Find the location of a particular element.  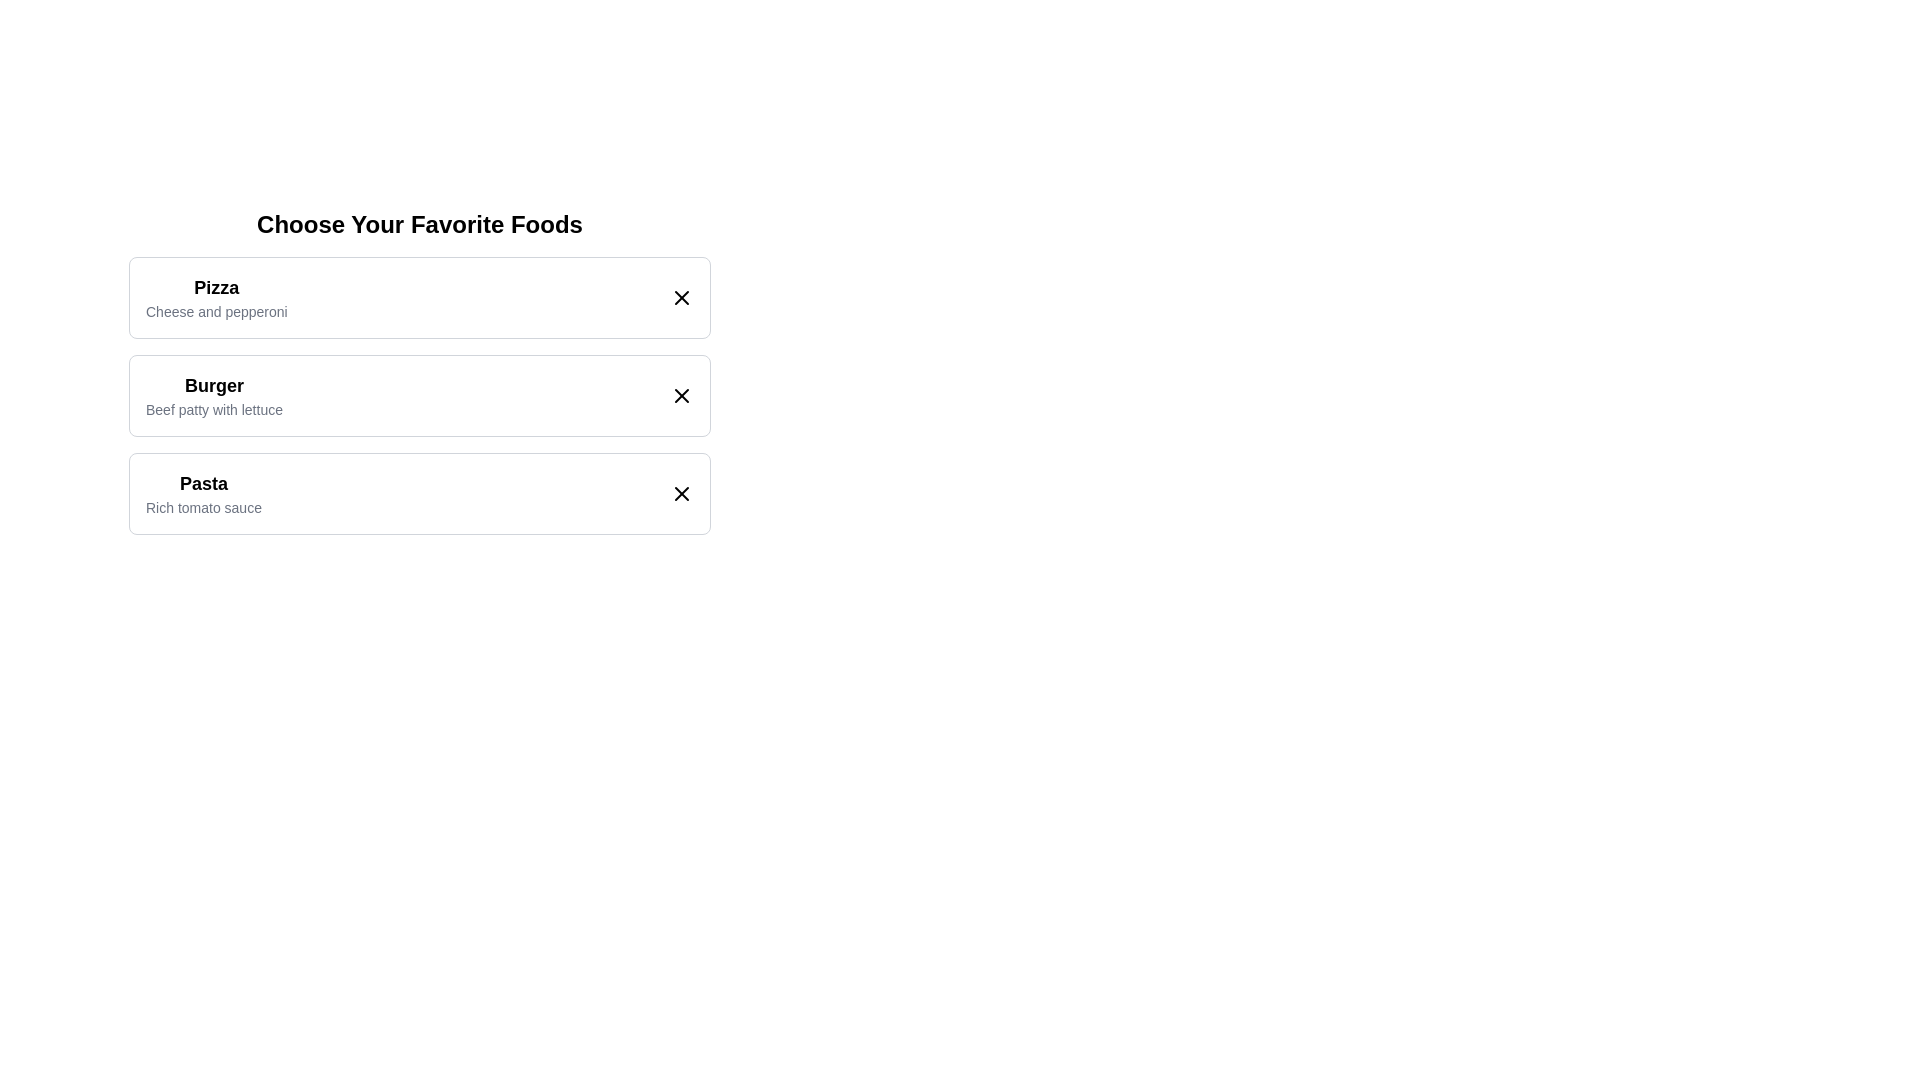

the Text Label that identifies the list entry as 'Burger' within the 'Choose Your Favorite Foods' list is located at coordinates (214, 385).